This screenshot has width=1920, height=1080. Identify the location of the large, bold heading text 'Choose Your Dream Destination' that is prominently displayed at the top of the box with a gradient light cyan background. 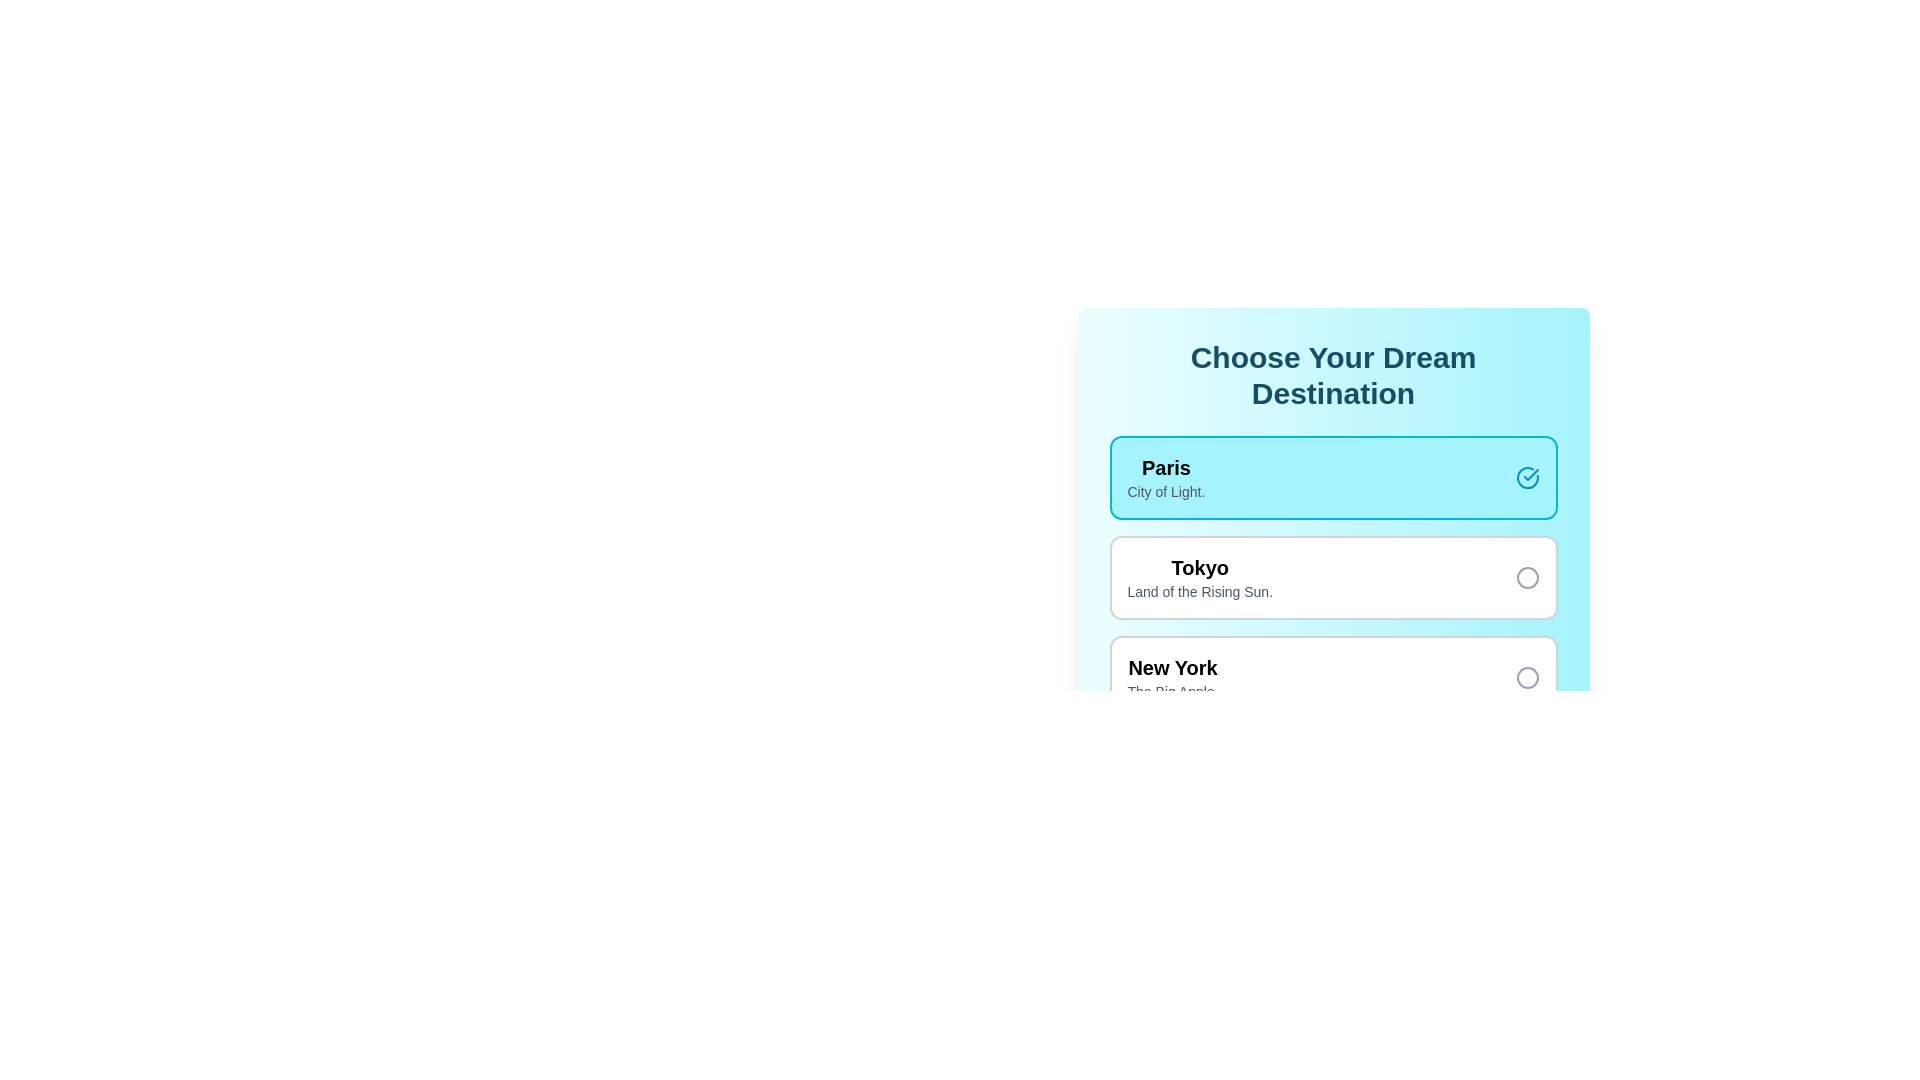
(1333, 375).